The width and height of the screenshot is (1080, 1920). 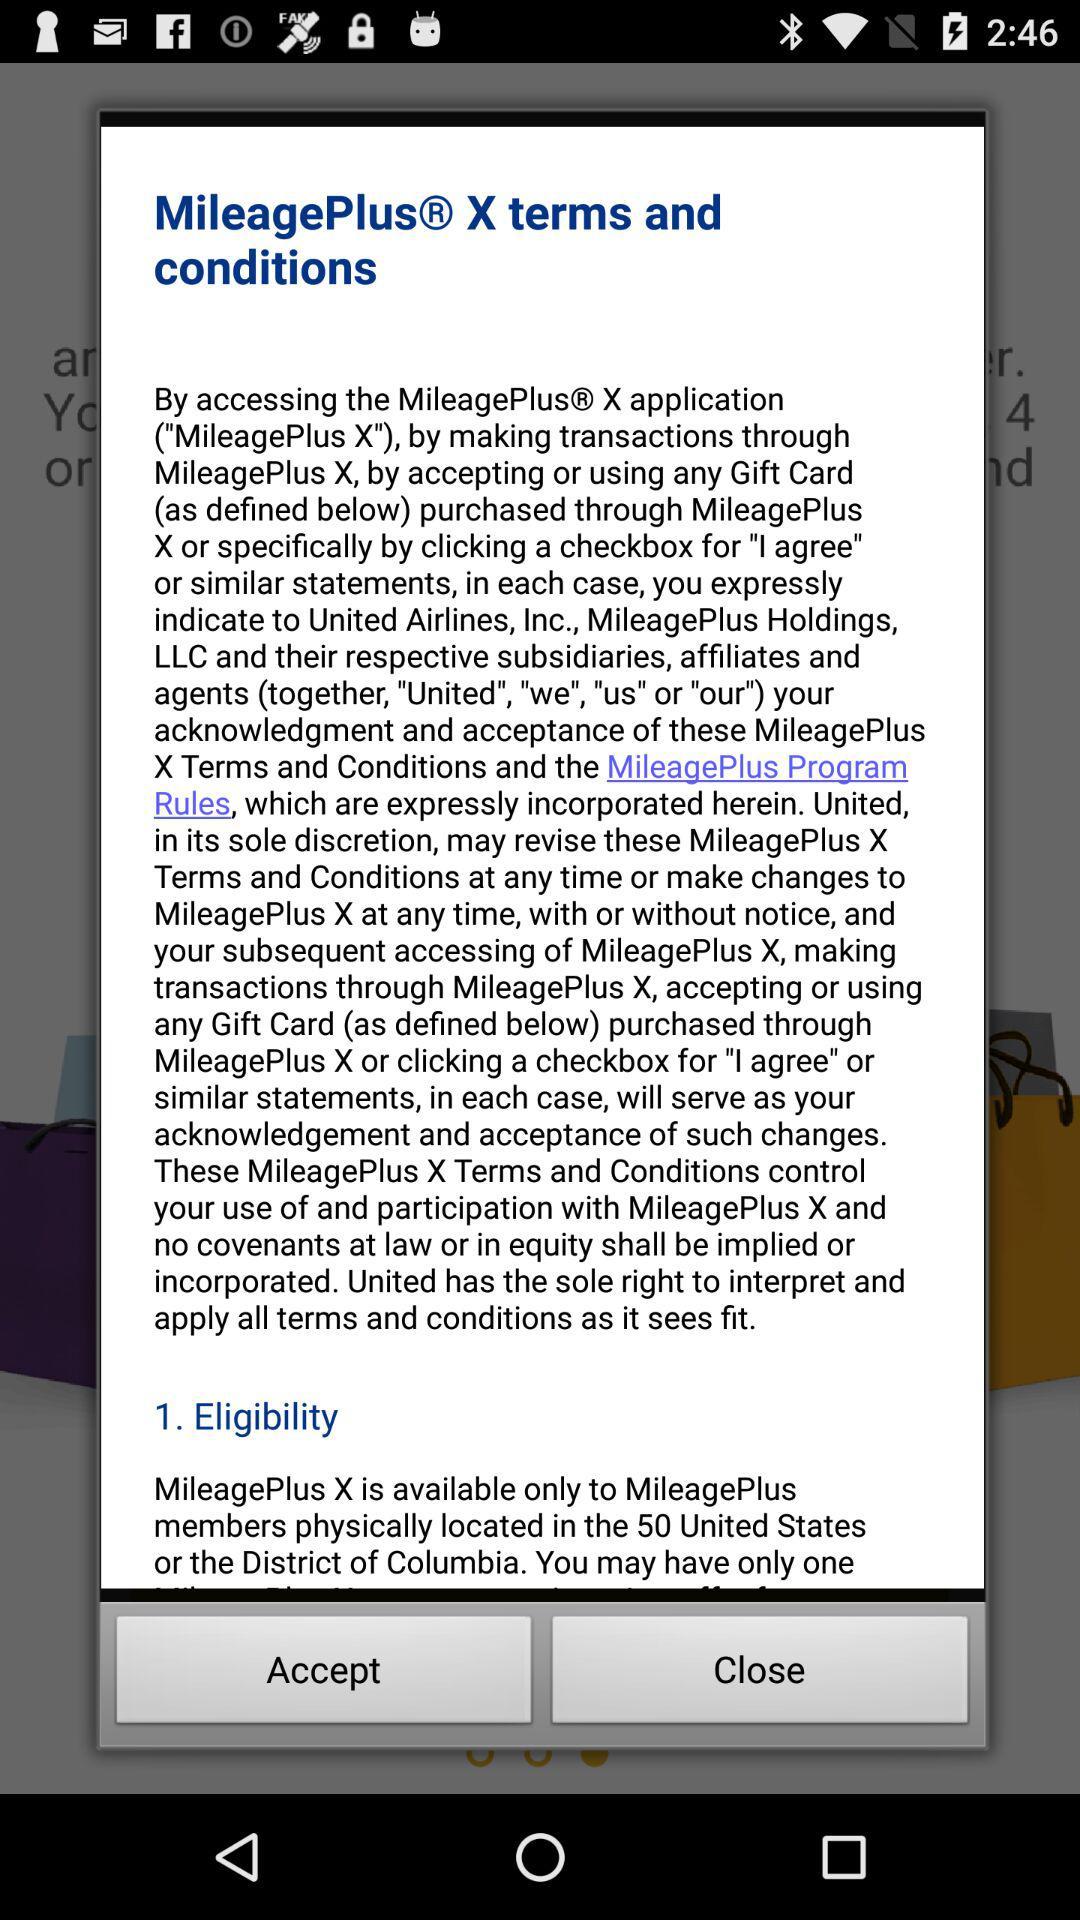 What do you see at coordinates (542, 857) in the screenshot?
I see `the by accessing the item` at bounding box center [542, 857].